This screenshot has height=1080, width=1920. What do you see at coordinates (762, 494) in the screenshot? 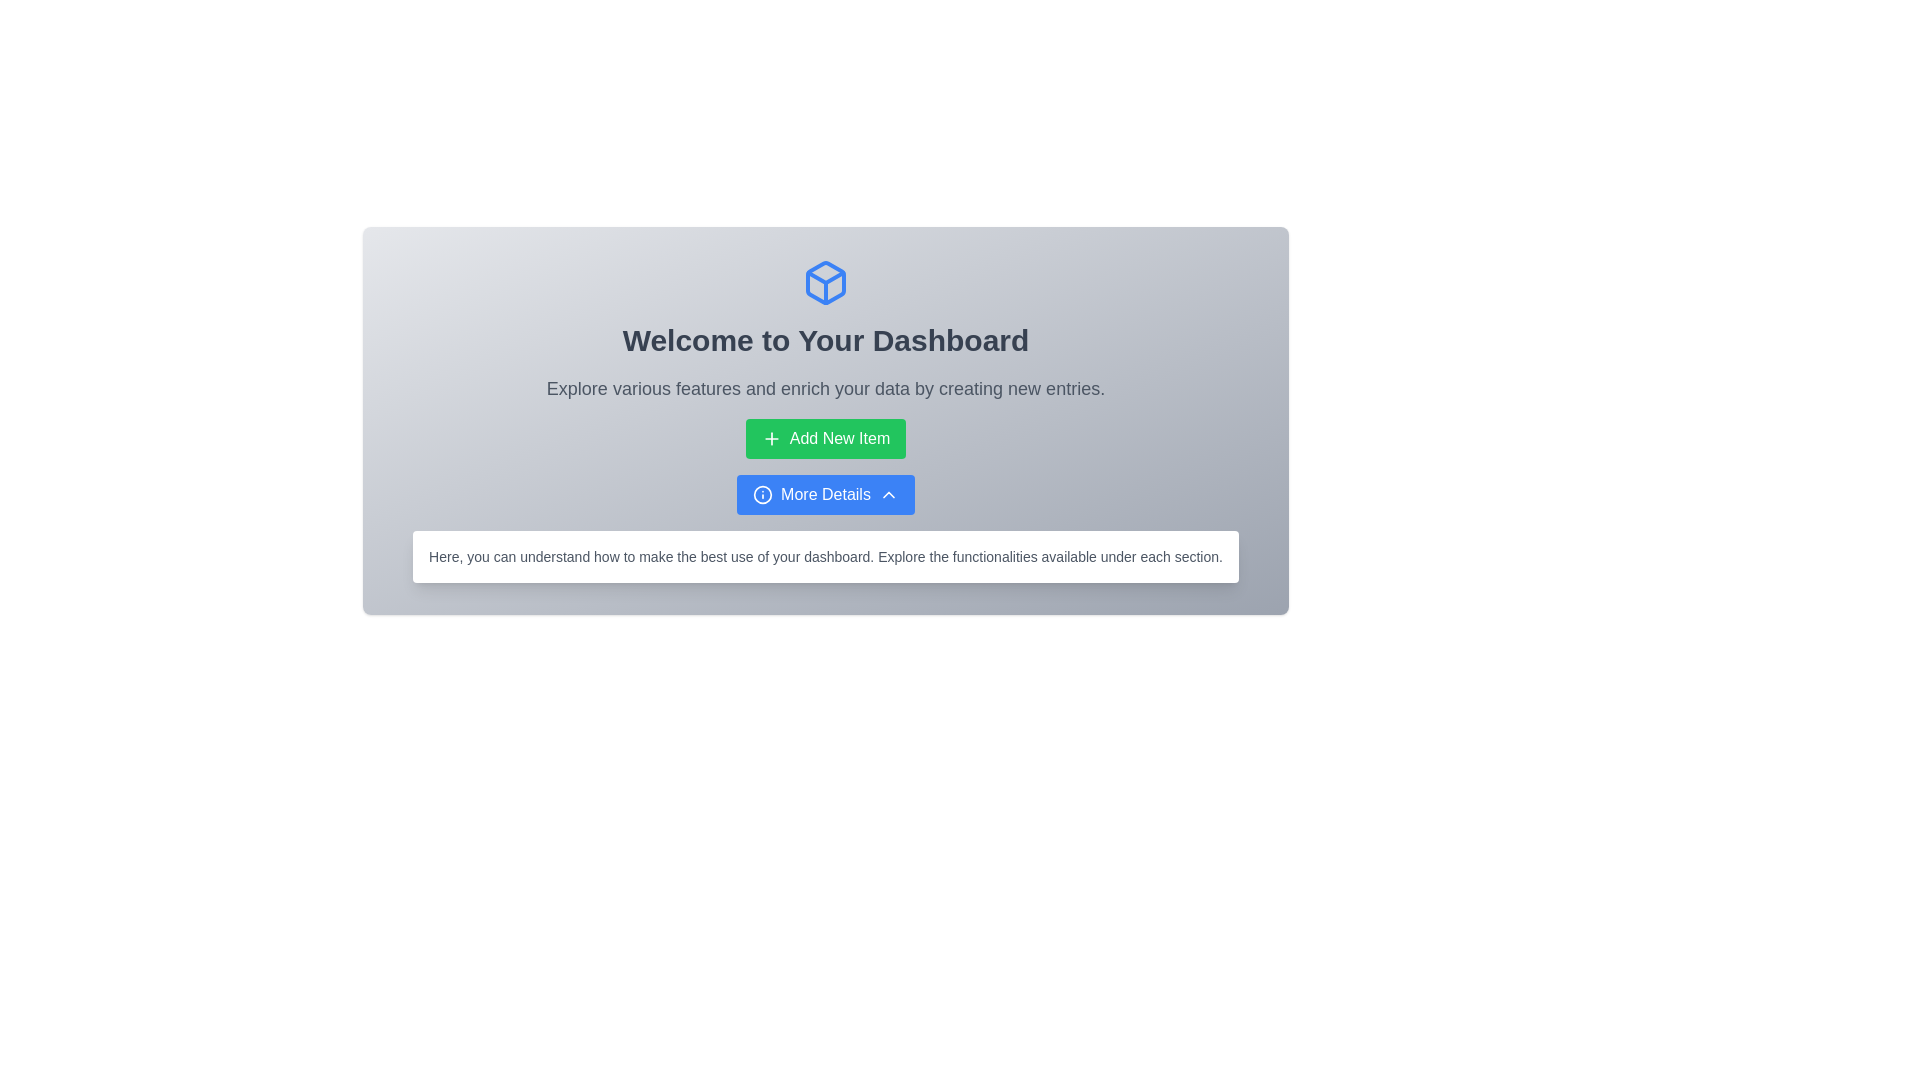
I see `the central SVG Circle graphic that represents information, located directly above the 'More Details' button` at bounding box center [762, 494].